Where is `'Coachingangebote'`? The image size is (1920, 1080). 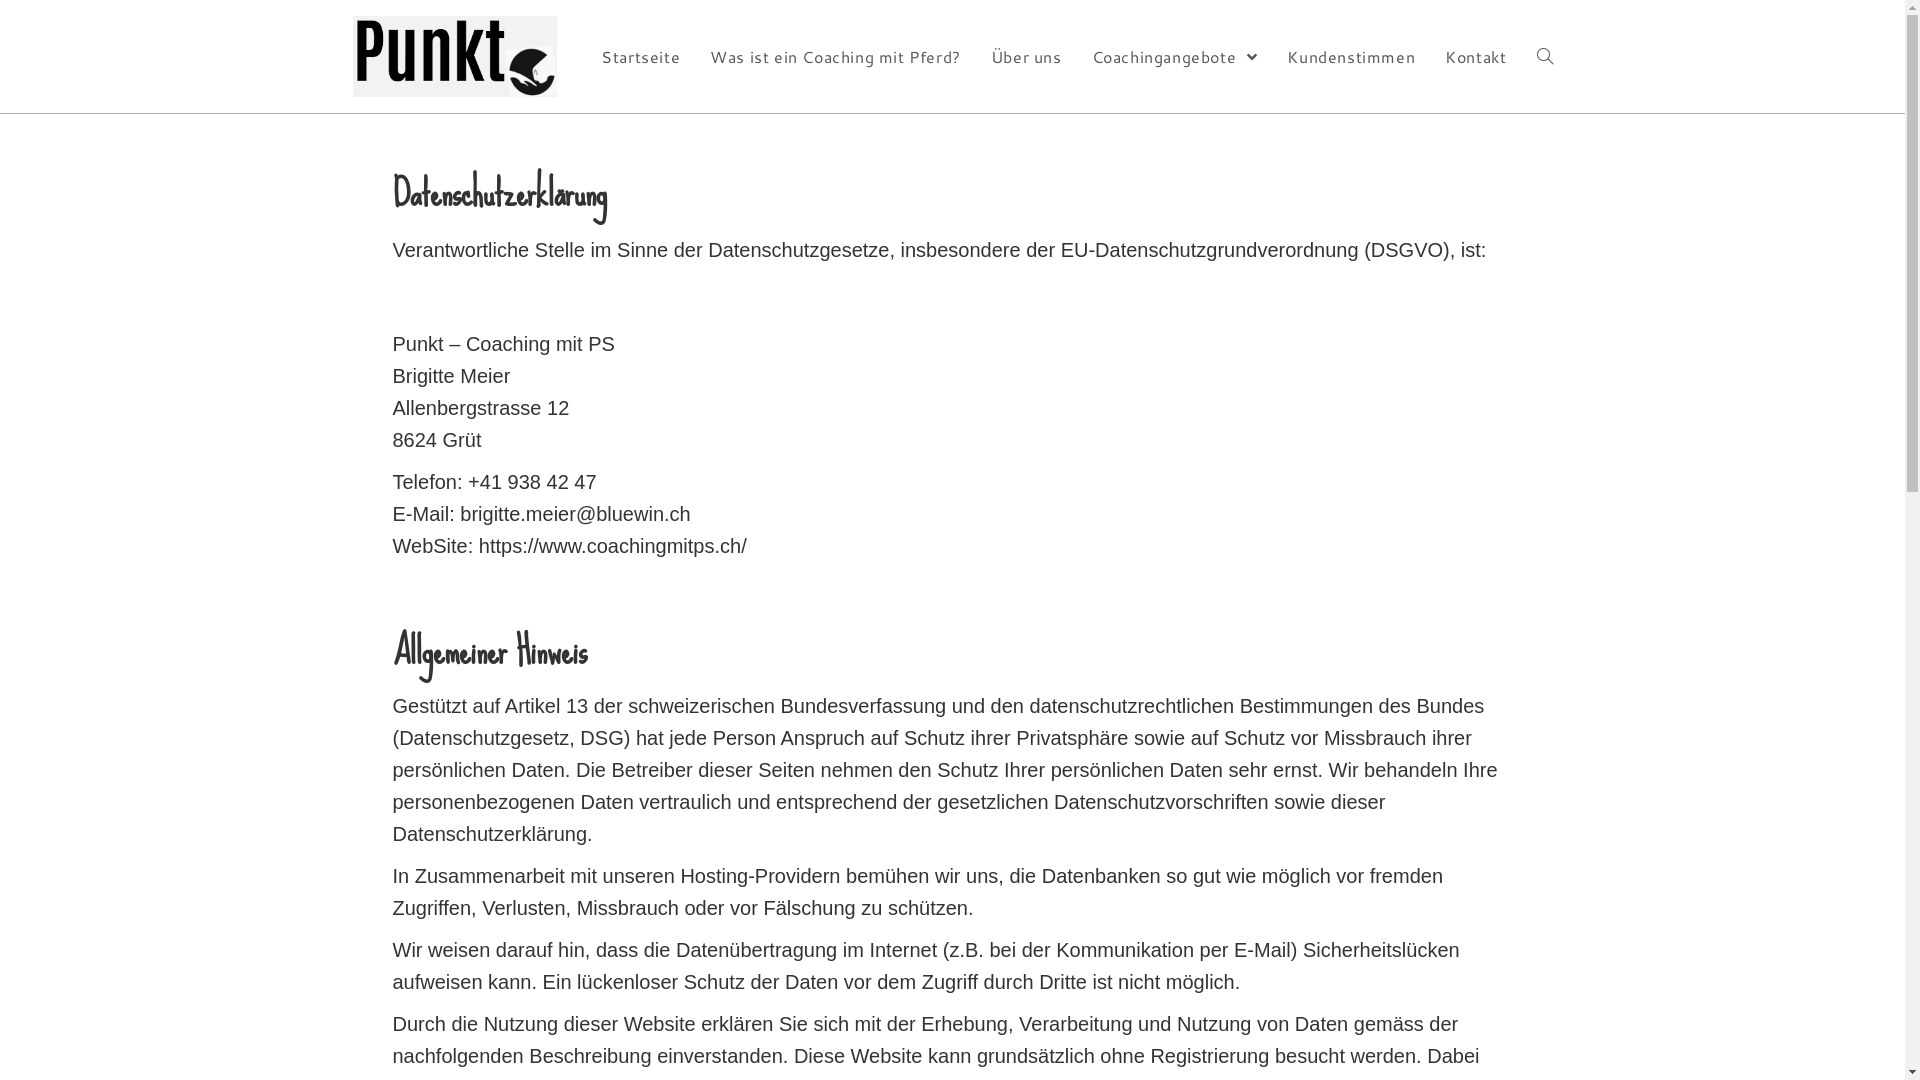 'Coachingangebote' is located at coordinates (1175, 55).